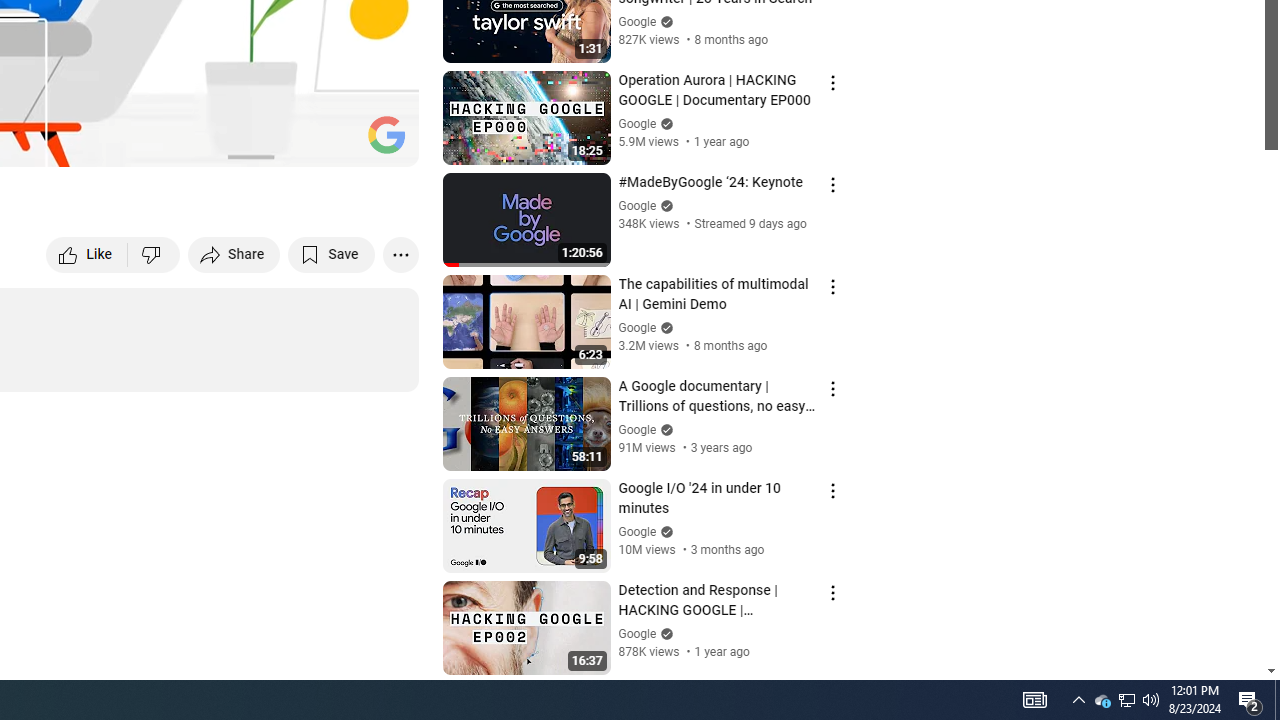 This screenshot has width=1280, height=720. Describe the element at coordinates (382, 141) in the screenshot. I see `'Full screen (f)'` at that location.